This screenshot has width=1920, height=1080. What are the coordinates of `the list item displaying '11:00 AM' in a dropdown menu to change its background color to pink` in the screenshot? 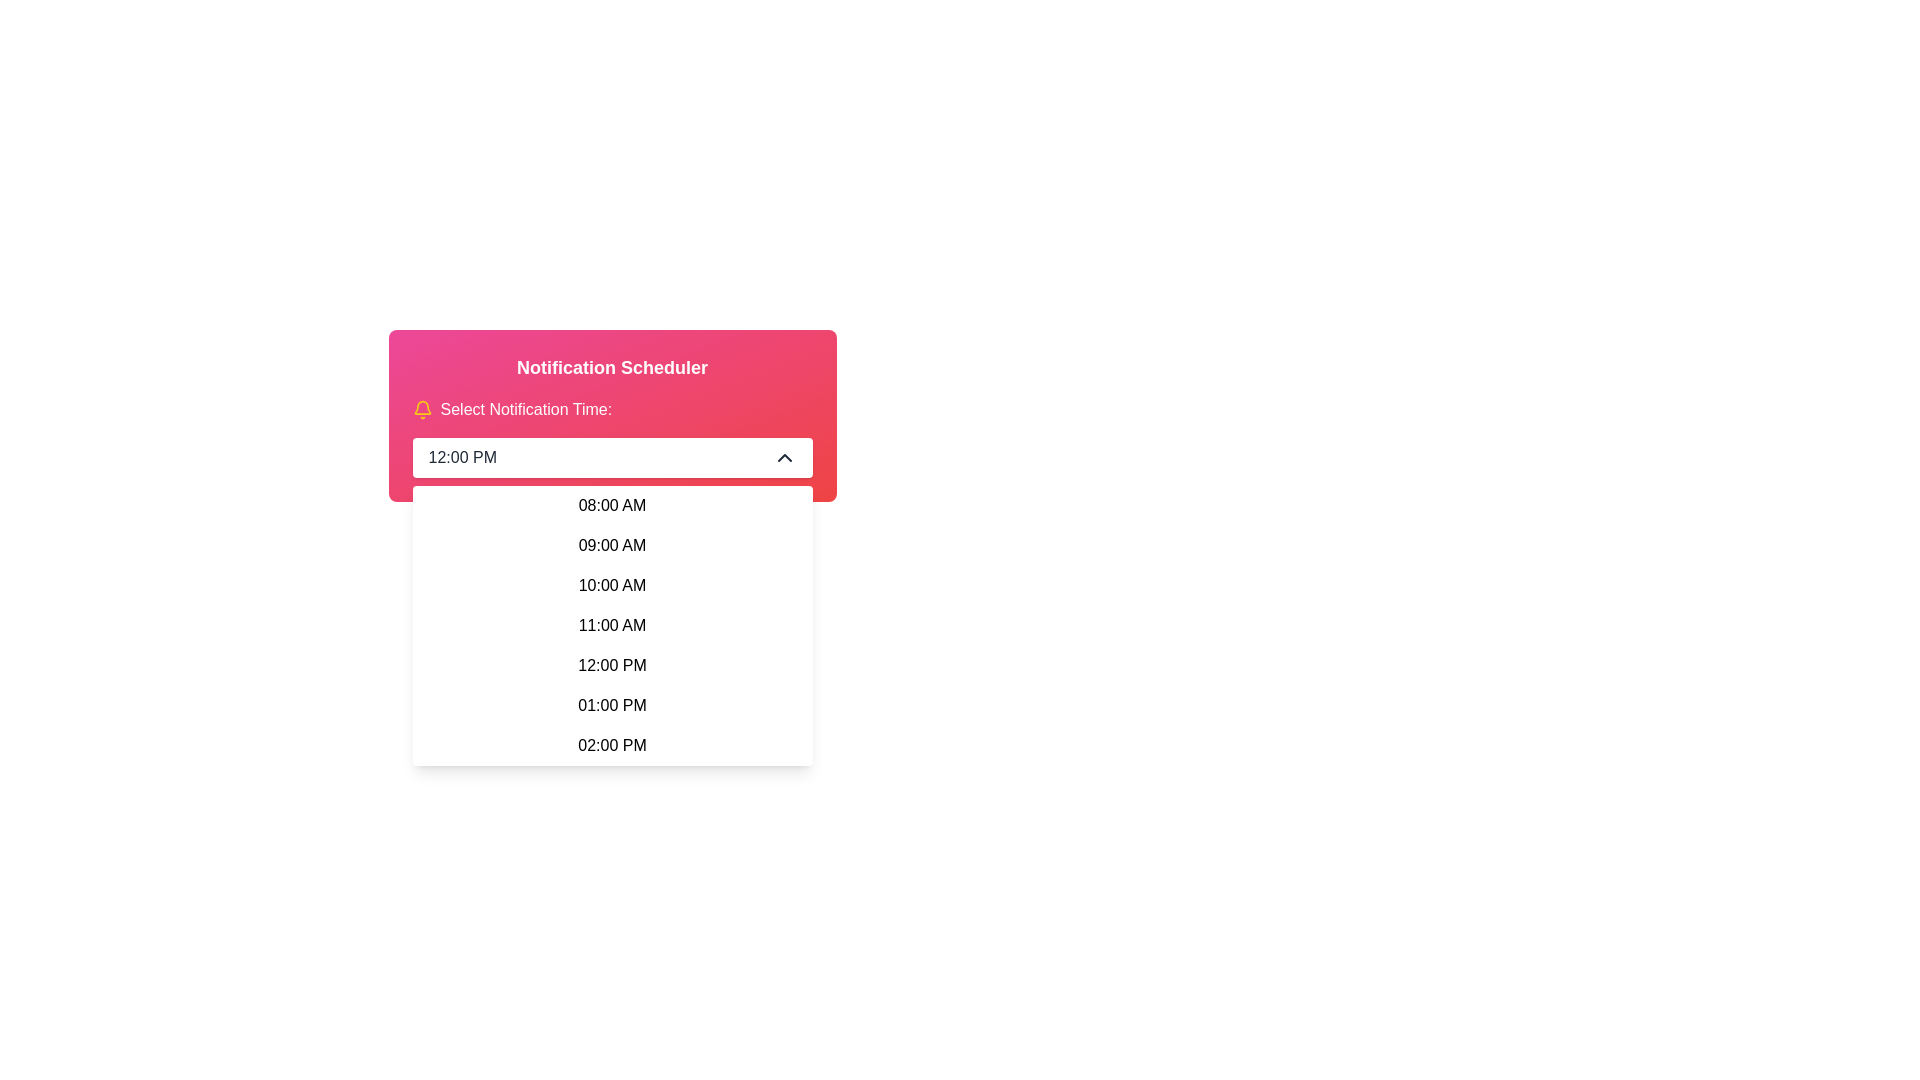 It's located at (611, 624).